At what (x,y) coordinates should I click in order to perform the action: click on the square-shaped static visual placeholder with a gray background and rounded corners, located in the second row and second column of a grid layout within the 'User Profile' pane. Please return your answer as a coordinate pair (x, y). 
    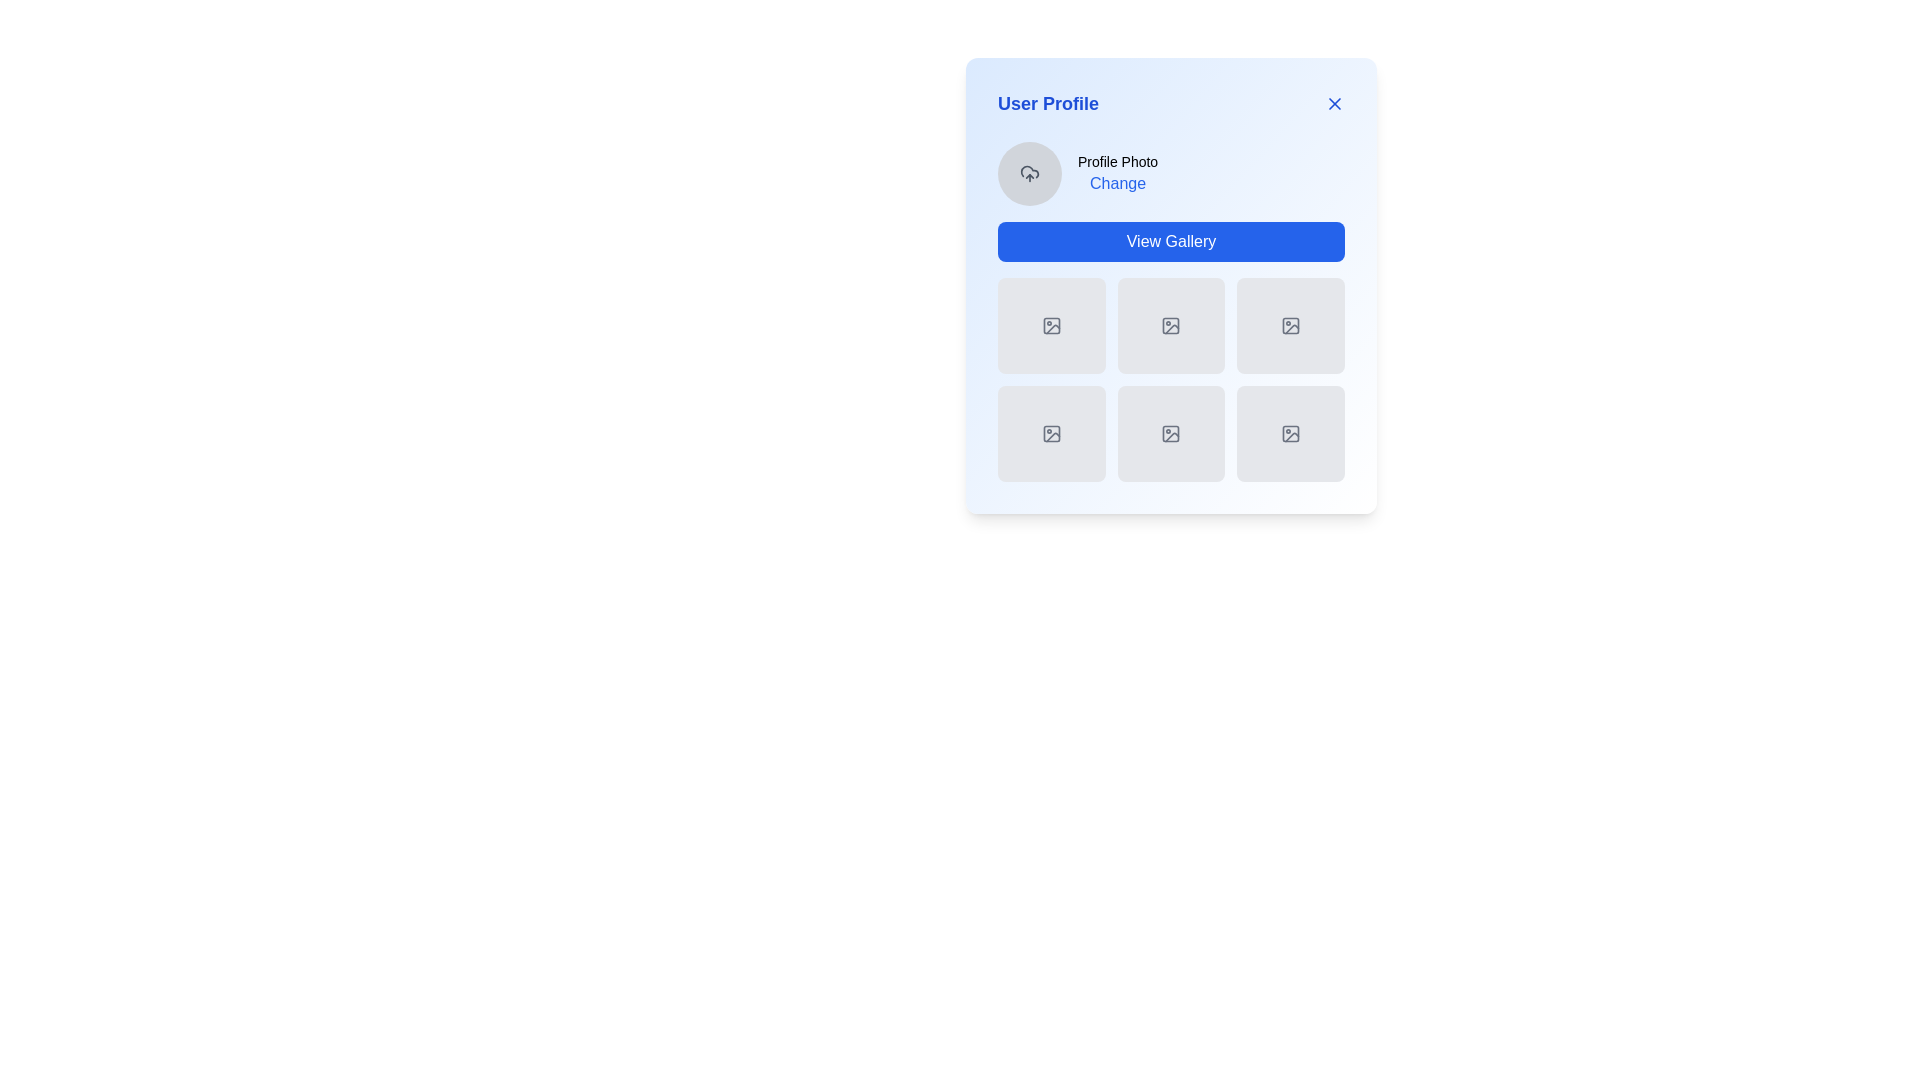
    Looking at the image, I should click on (1171, 433).